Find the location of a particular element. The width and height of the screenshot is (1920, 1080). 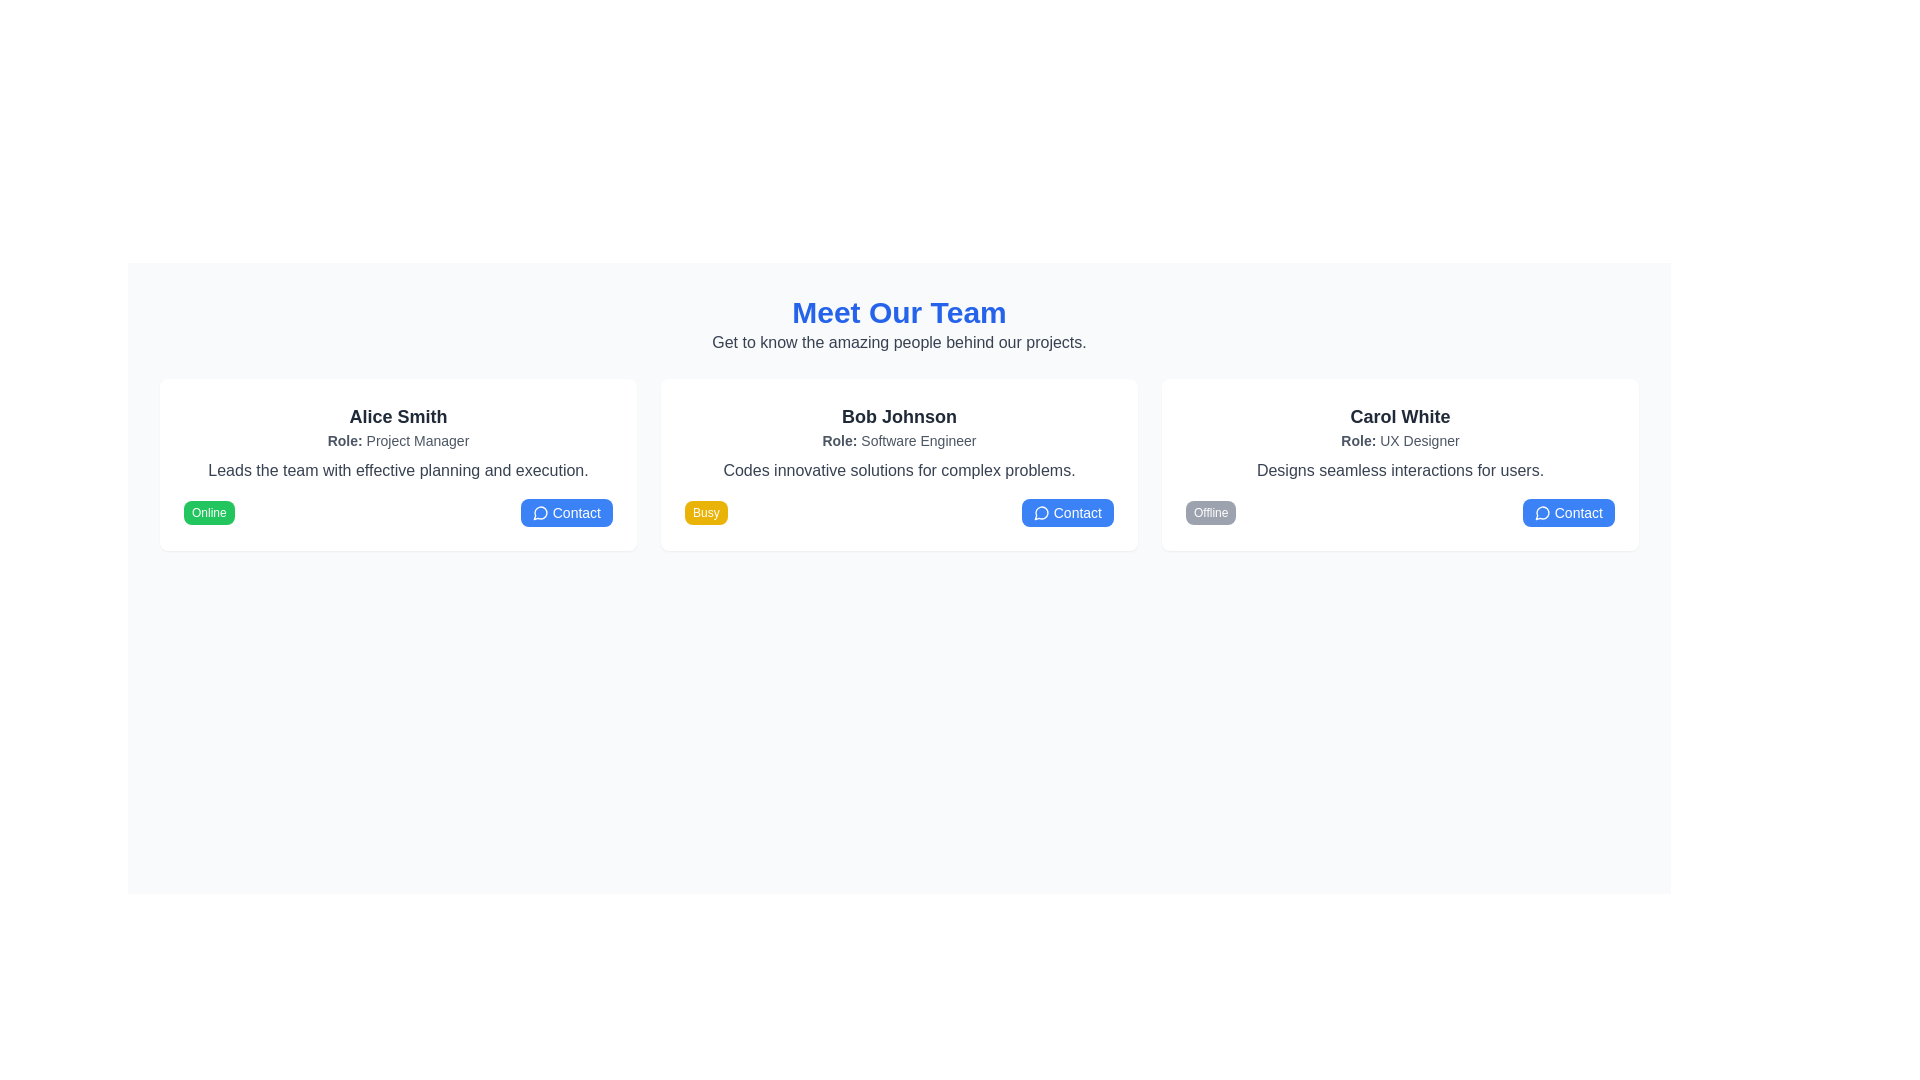

the text label reading 'Carol White', which is styled in bold and dark gray, located at the top center of the rightmost card panel is located at coordinates (1399, 415).